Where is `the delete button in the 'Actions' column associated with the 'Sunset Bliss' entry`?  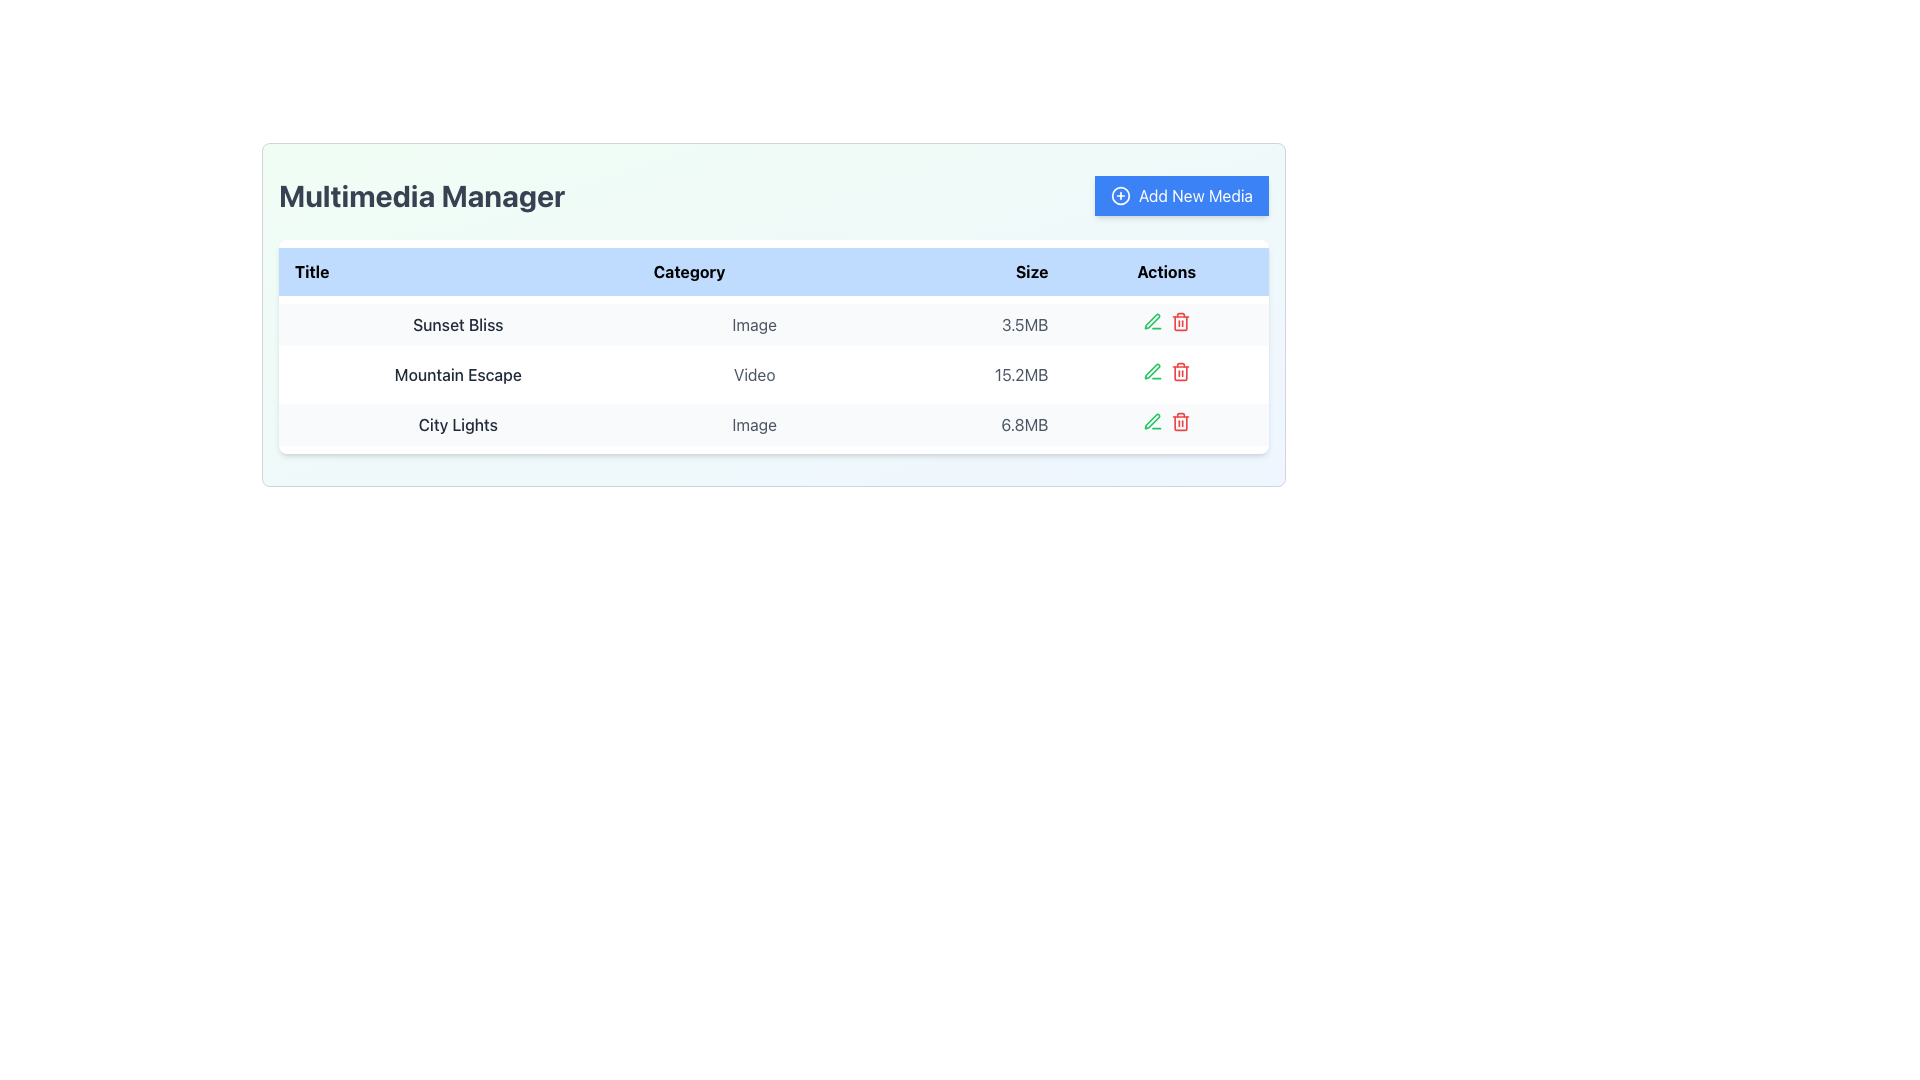
the delete button in the 'Actions' column associated with the 'Sunset Bliss' entry is located at coordinates (1180, 320).